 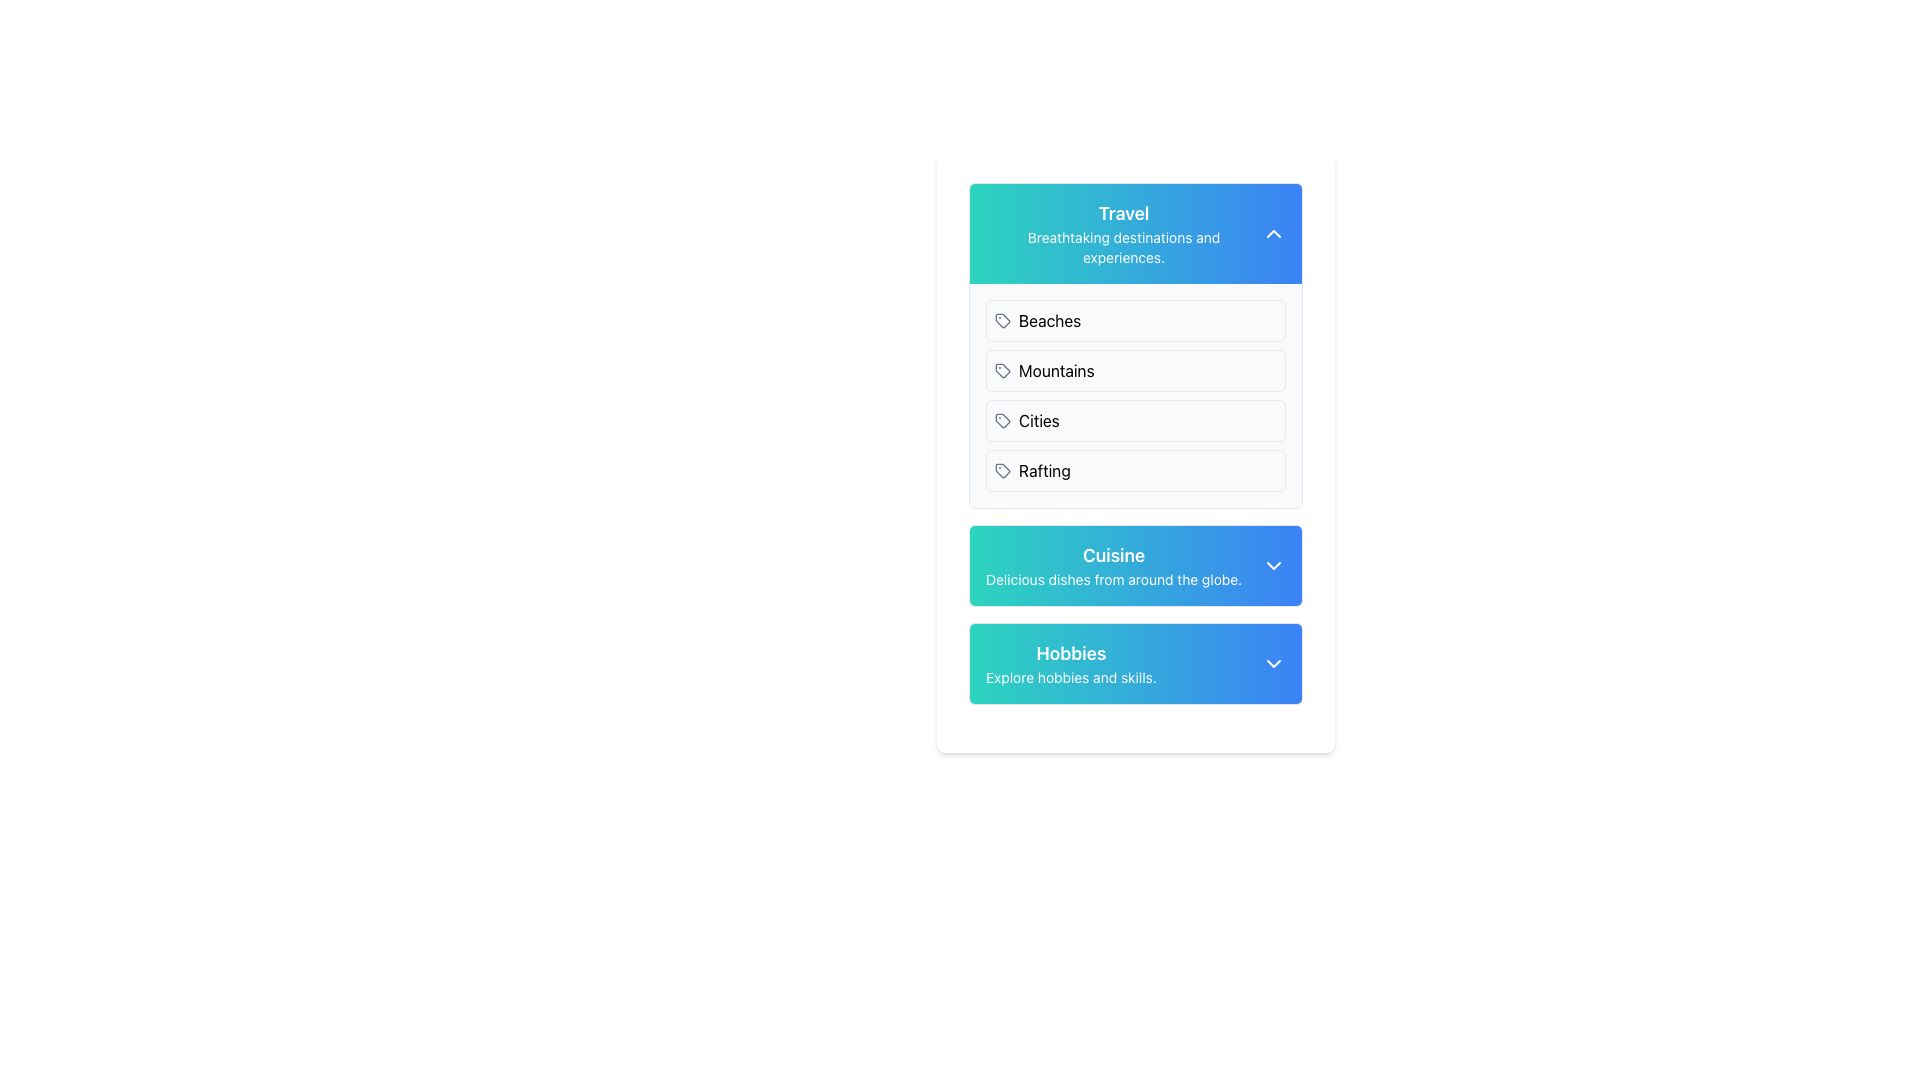 I want to click on the collapsible button located at the bottom of the vertically stacked list of sections, so click(x=1136, y=663).